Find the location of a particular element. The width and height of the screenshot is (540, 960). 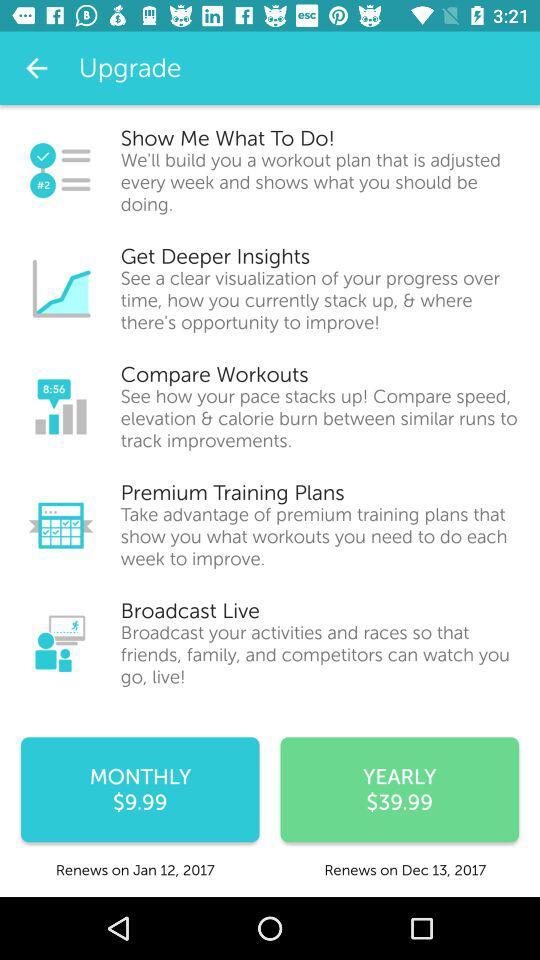

yearly is located at coordinates (399, 789).